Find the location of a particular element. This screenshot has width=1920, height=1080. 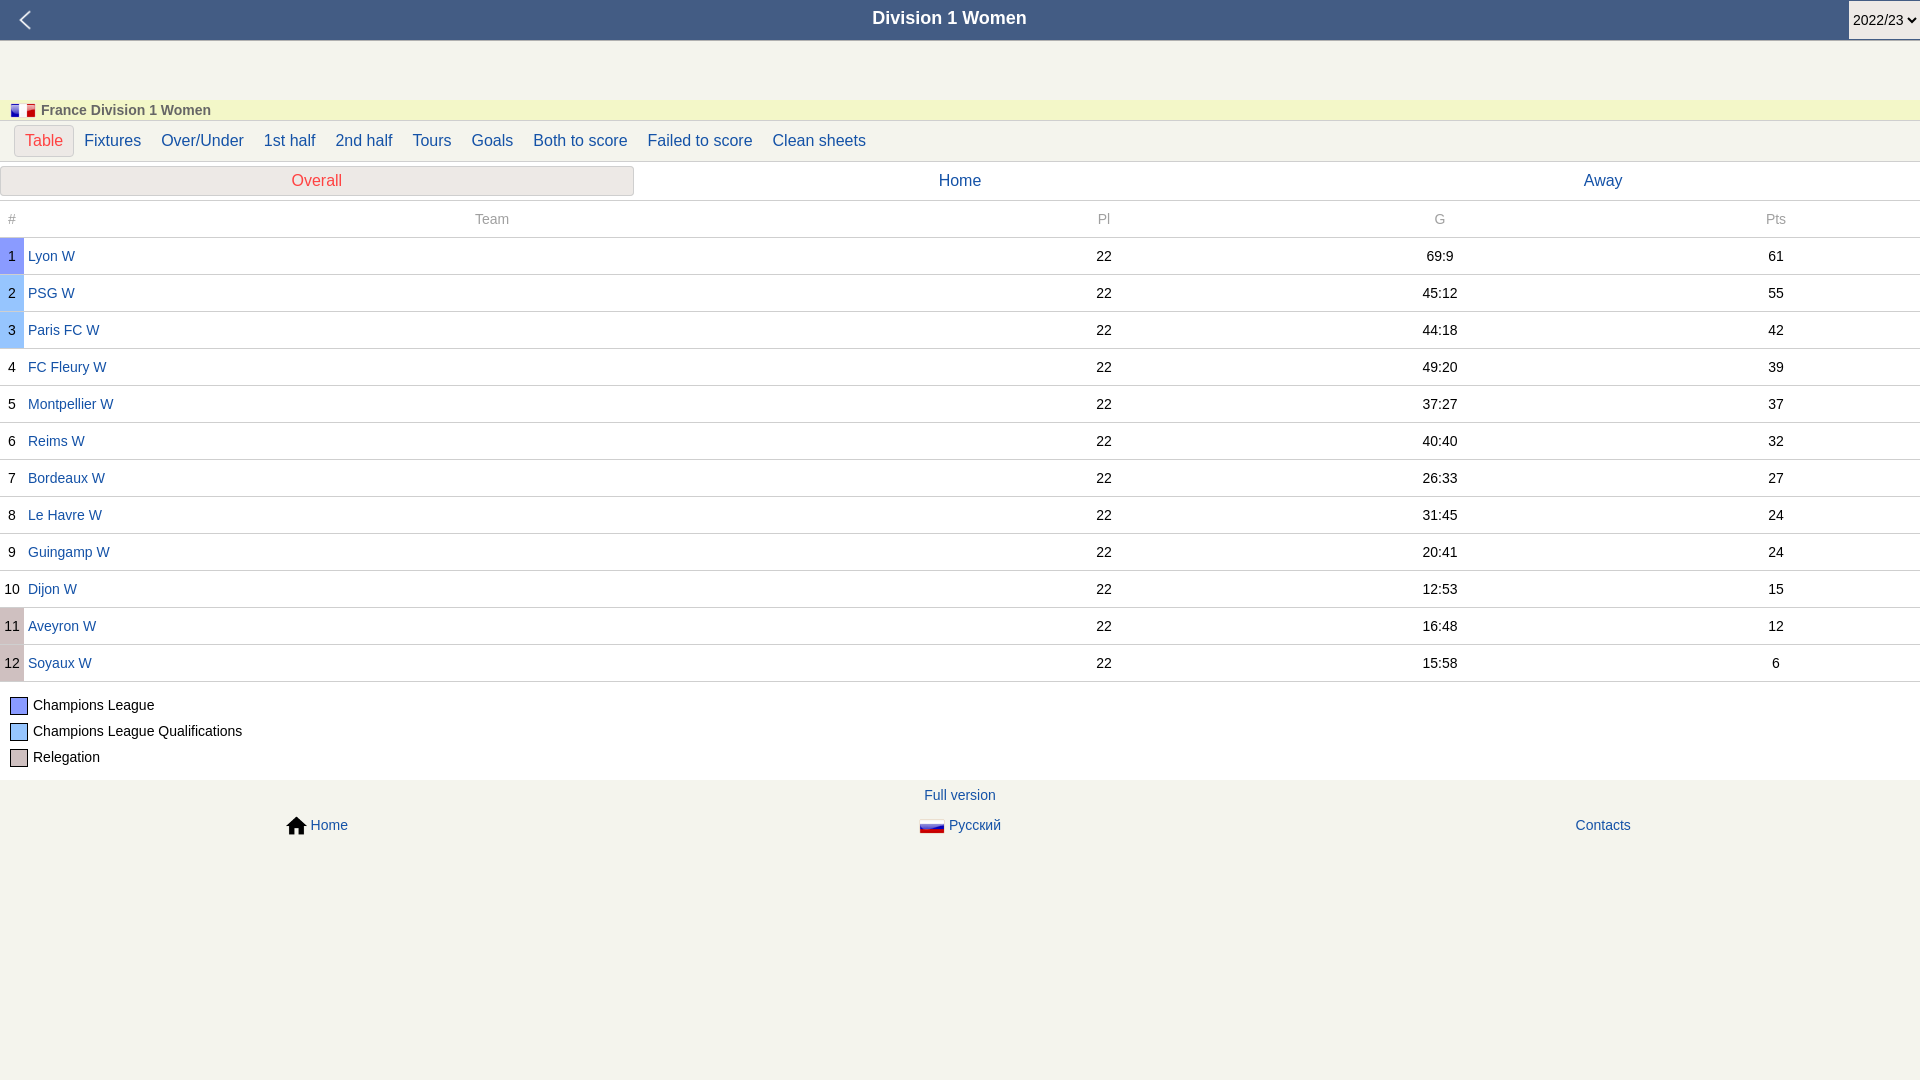

'Goals' is located at coordinates (493, 140).